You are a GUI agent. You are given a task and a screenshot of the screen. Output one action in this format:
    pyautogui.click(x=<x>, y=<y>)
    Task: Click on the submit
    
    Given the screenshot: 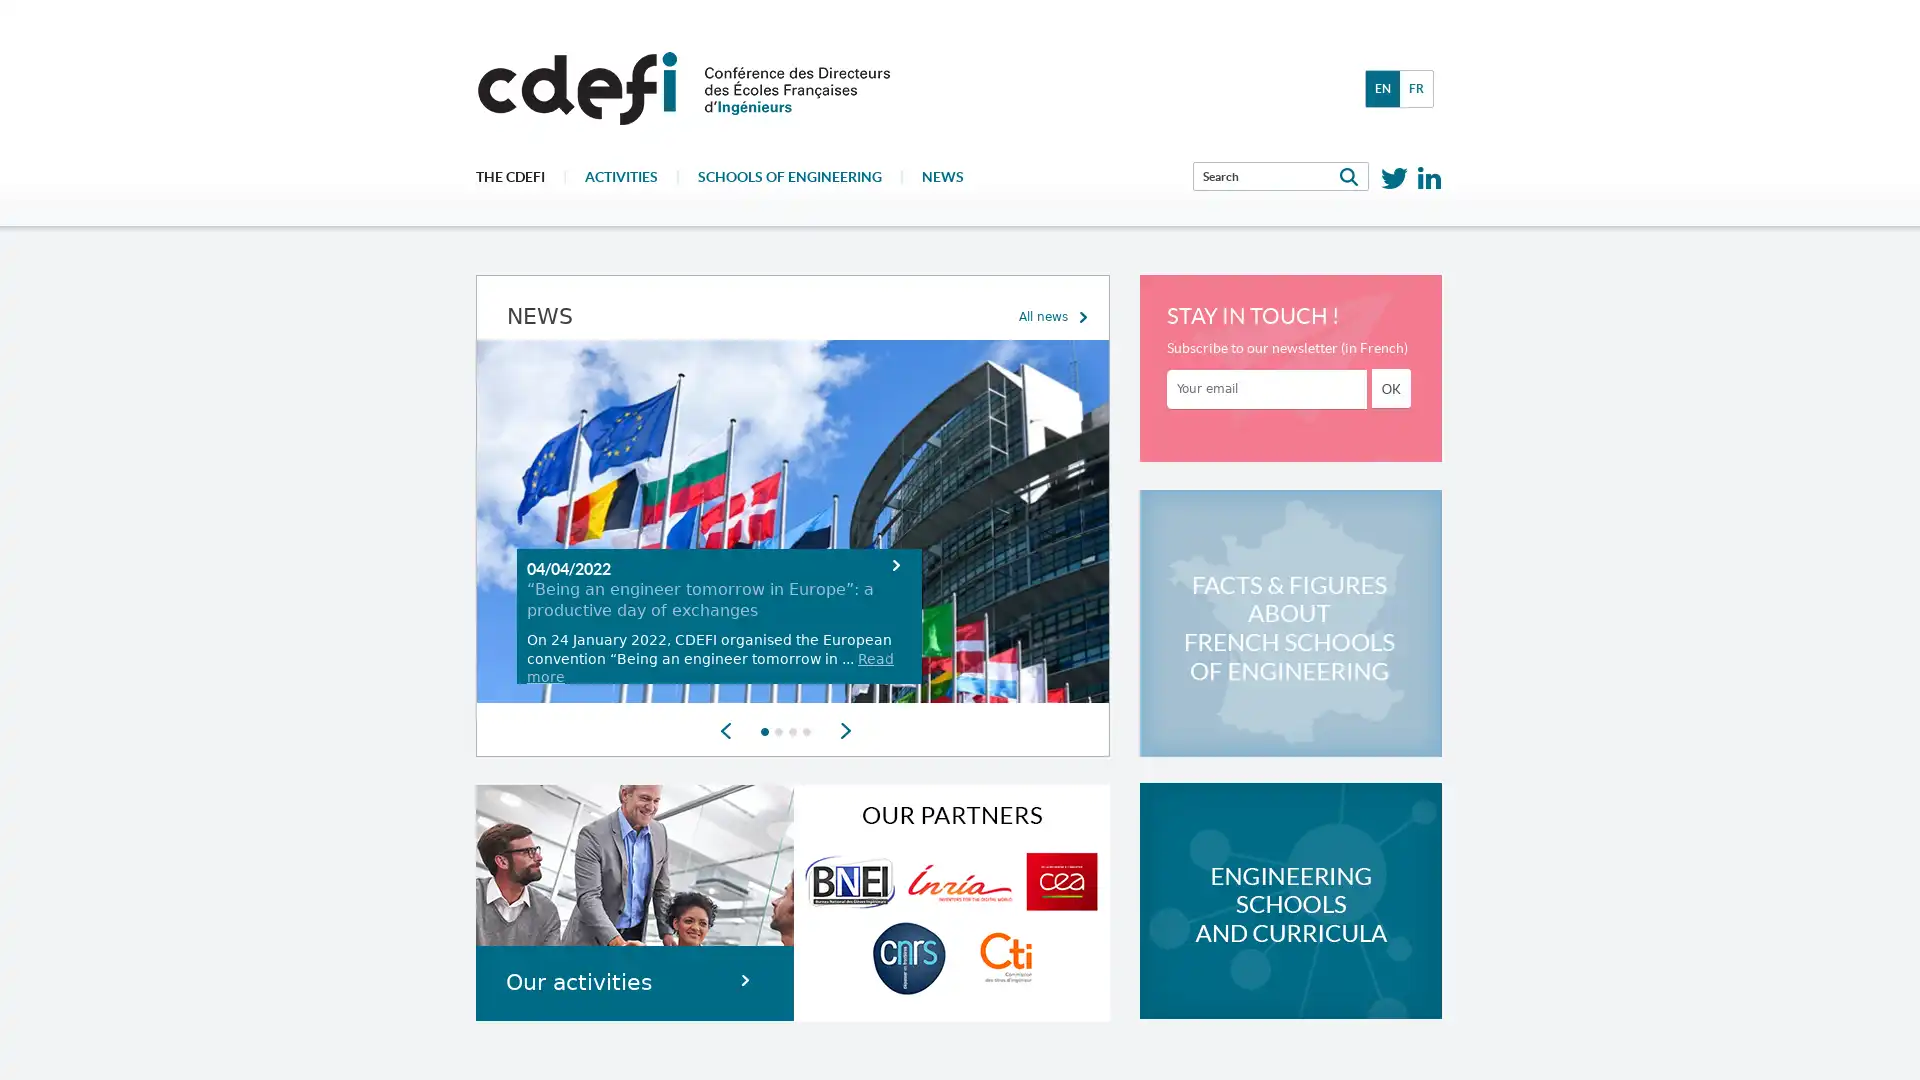 What is the action you would take?
    pyautogui.click(x=1390, y=389)
    